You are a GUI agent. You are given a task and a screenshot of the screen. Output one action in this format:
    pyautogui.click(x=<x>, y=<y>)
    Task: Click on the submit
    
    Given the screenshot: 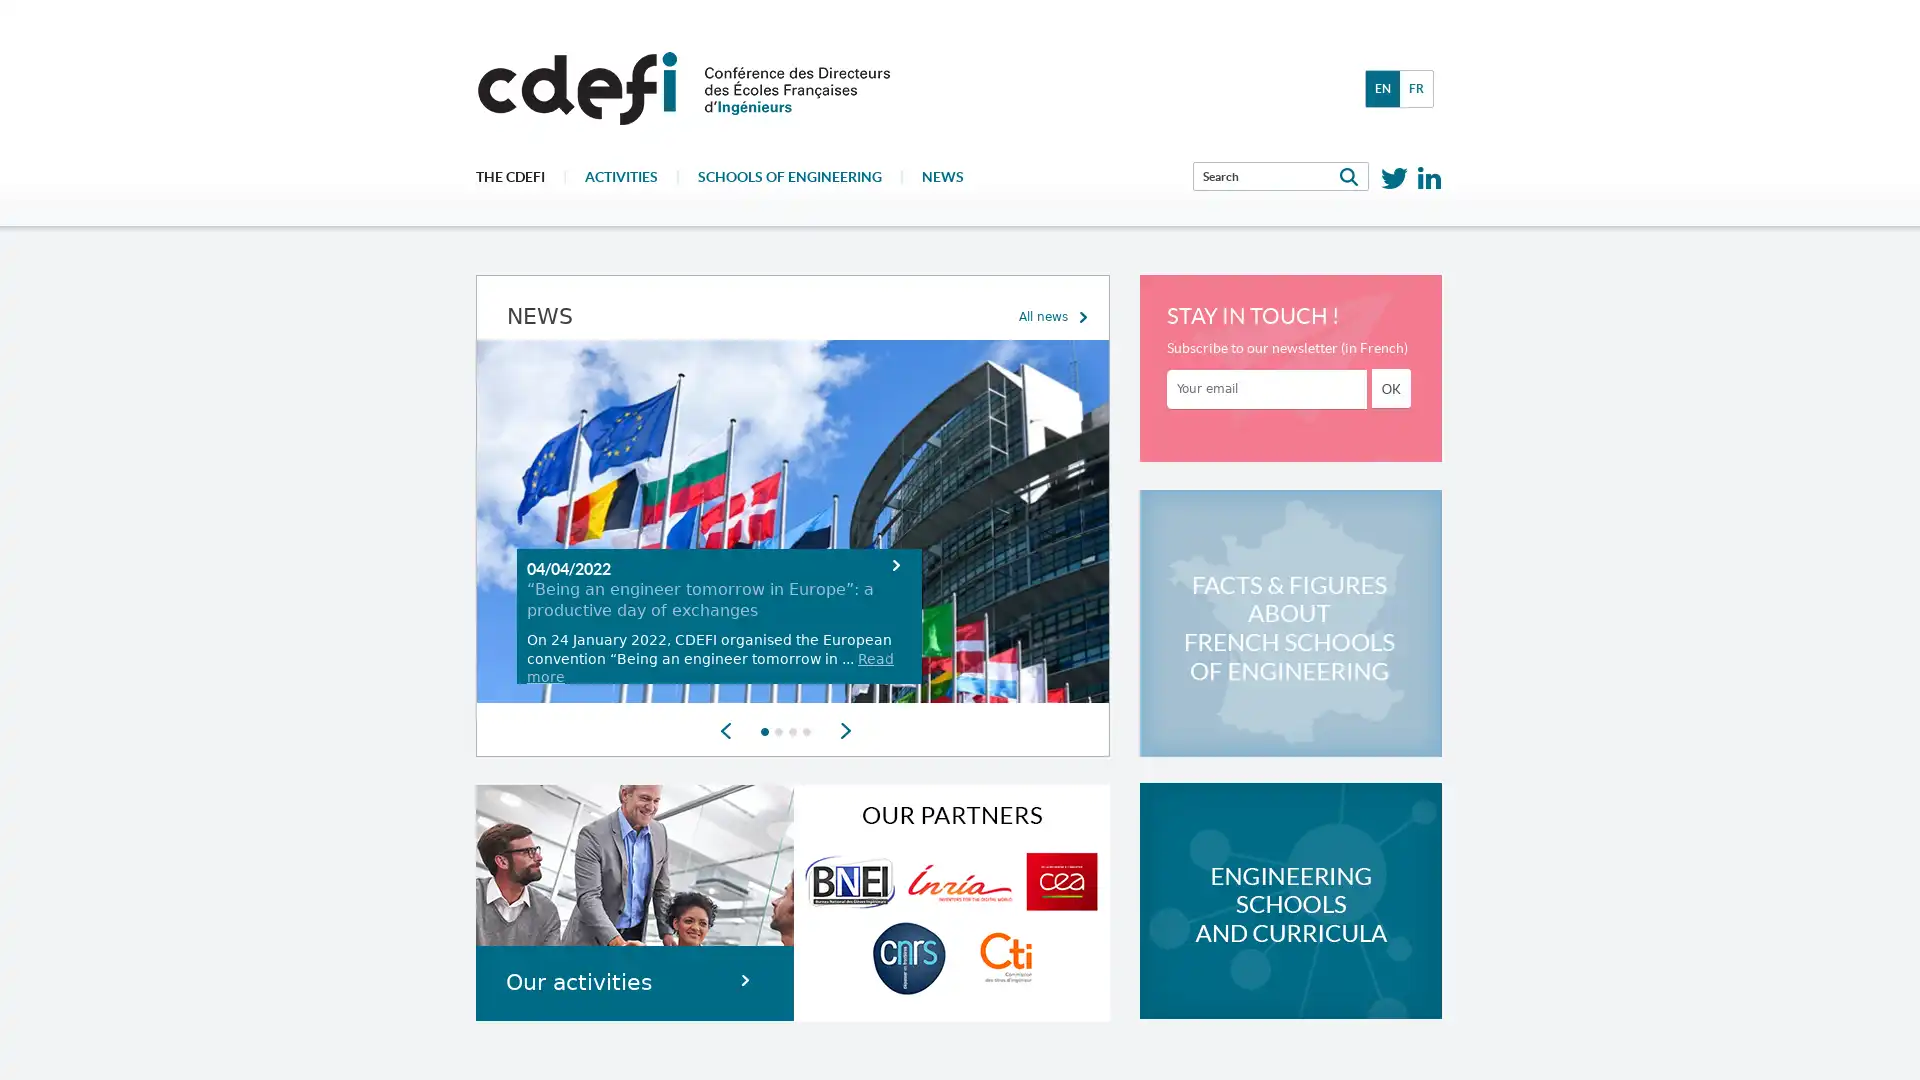 What is the action you would take?
    pyautogui.click(x=1390, y=389)
    